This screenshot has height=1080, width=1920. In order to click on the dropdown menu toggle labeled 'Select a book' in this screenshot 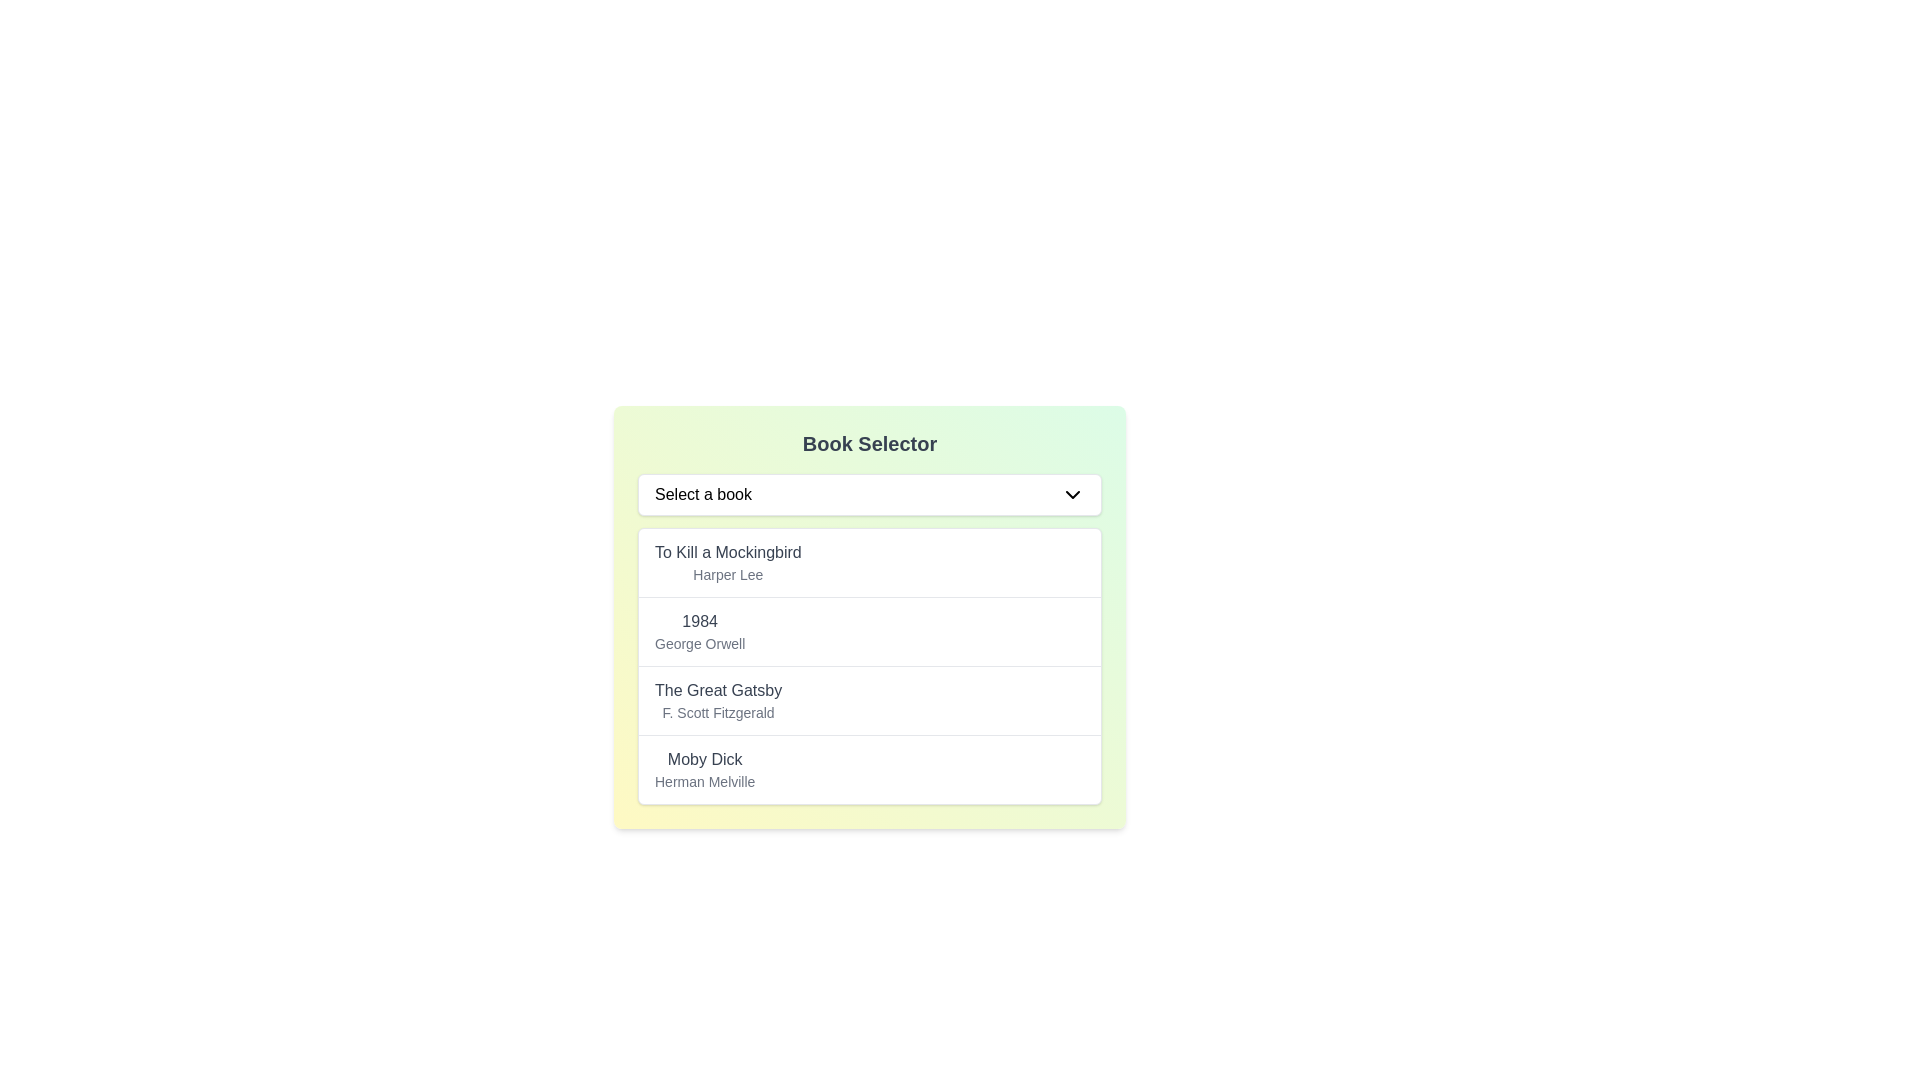, I will do `click(869, 494)`.